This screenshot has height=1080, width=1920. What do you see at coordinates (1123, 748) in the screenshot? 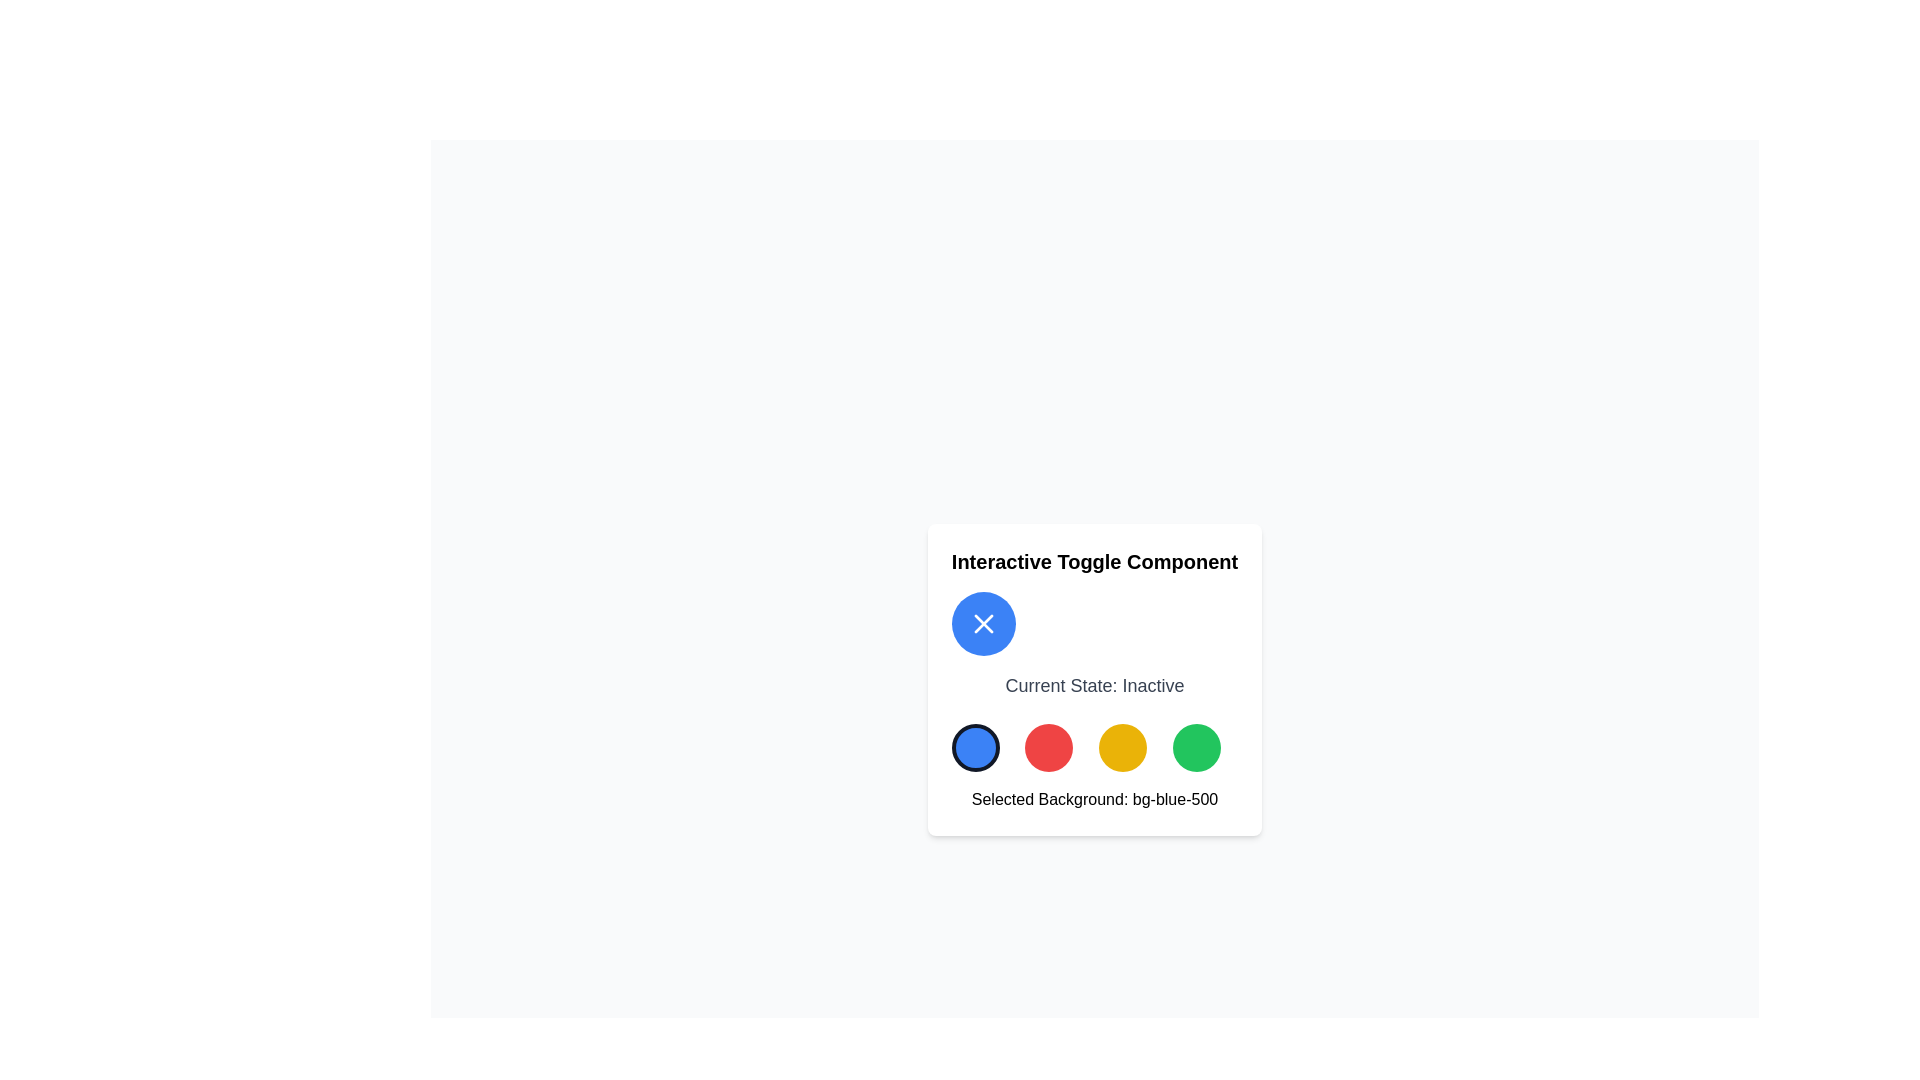
I see `the circular yellow button, the third button in a horizontal row of four, located in the bottom section of the 'Interactive Toggle Component' card` at bounding box center [1123, 748].